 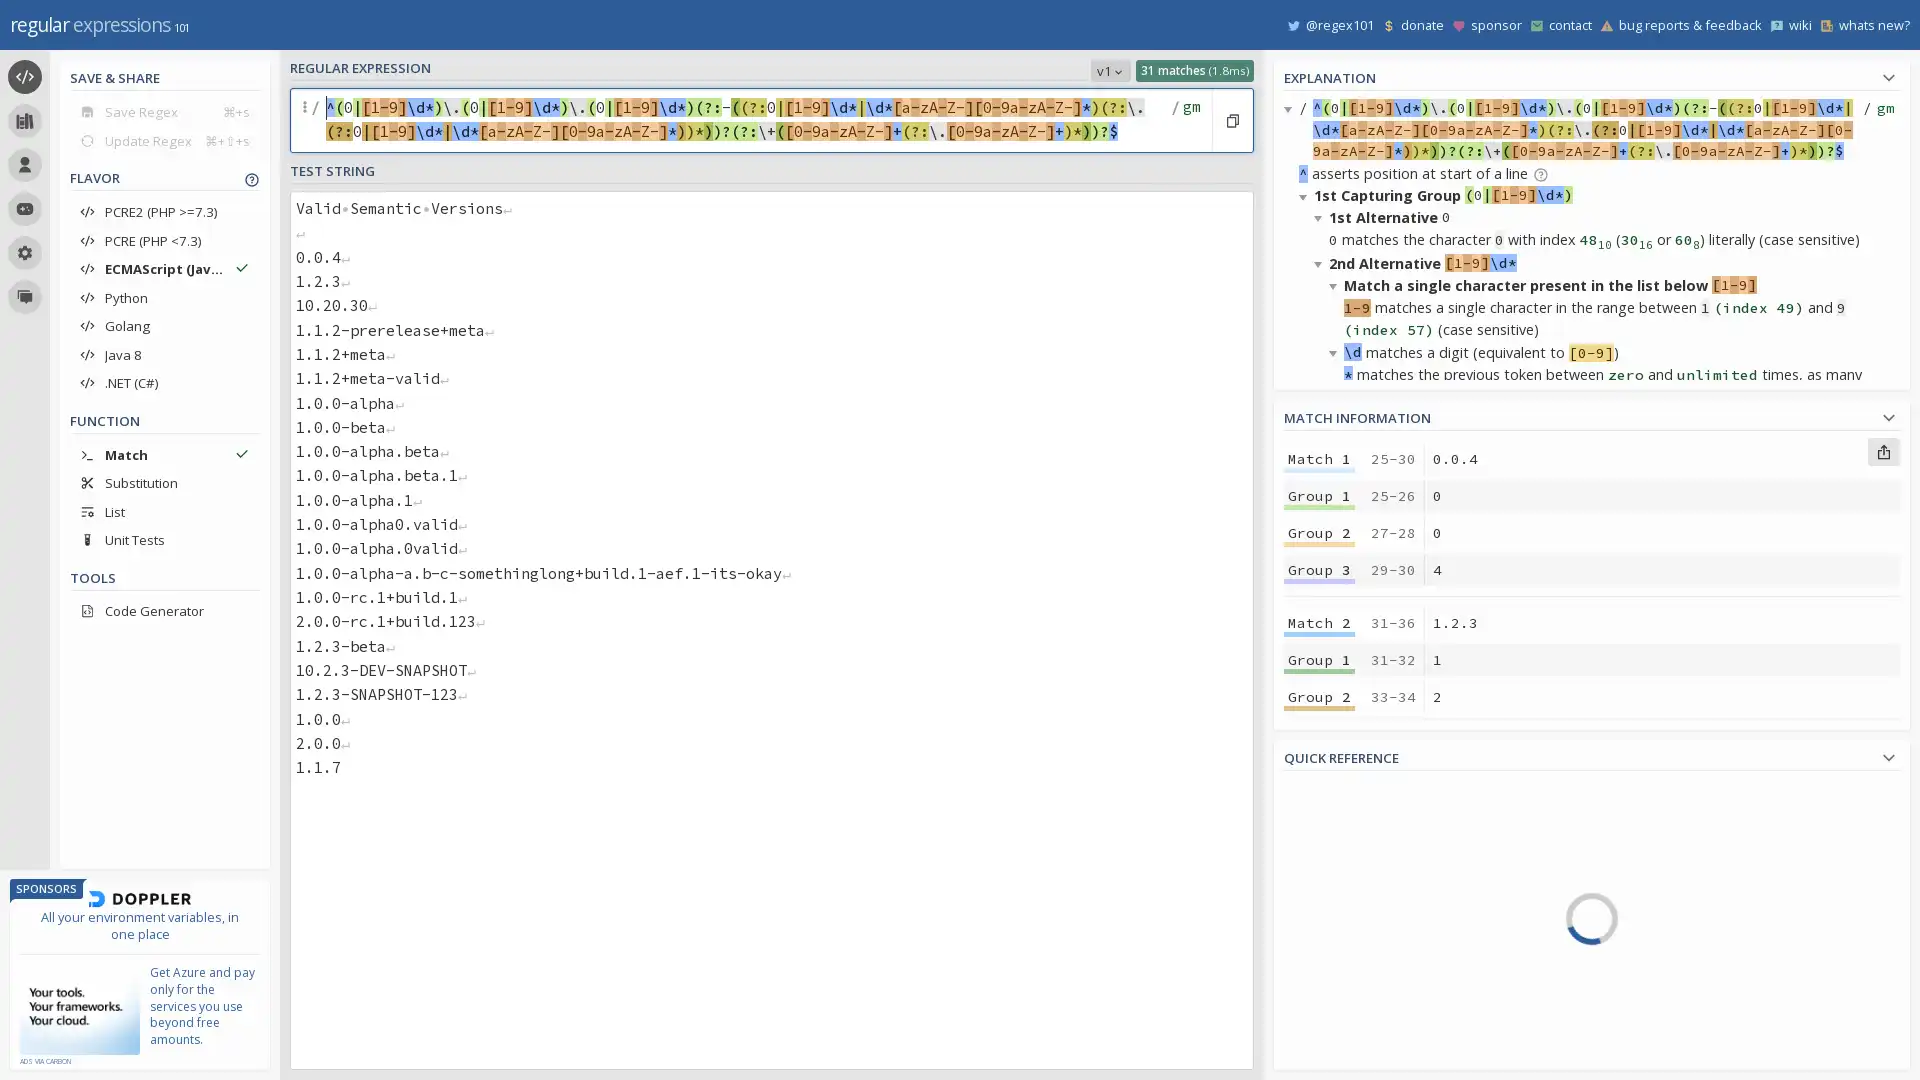 I want to click on Group 1, so click(x=1319, y=495).